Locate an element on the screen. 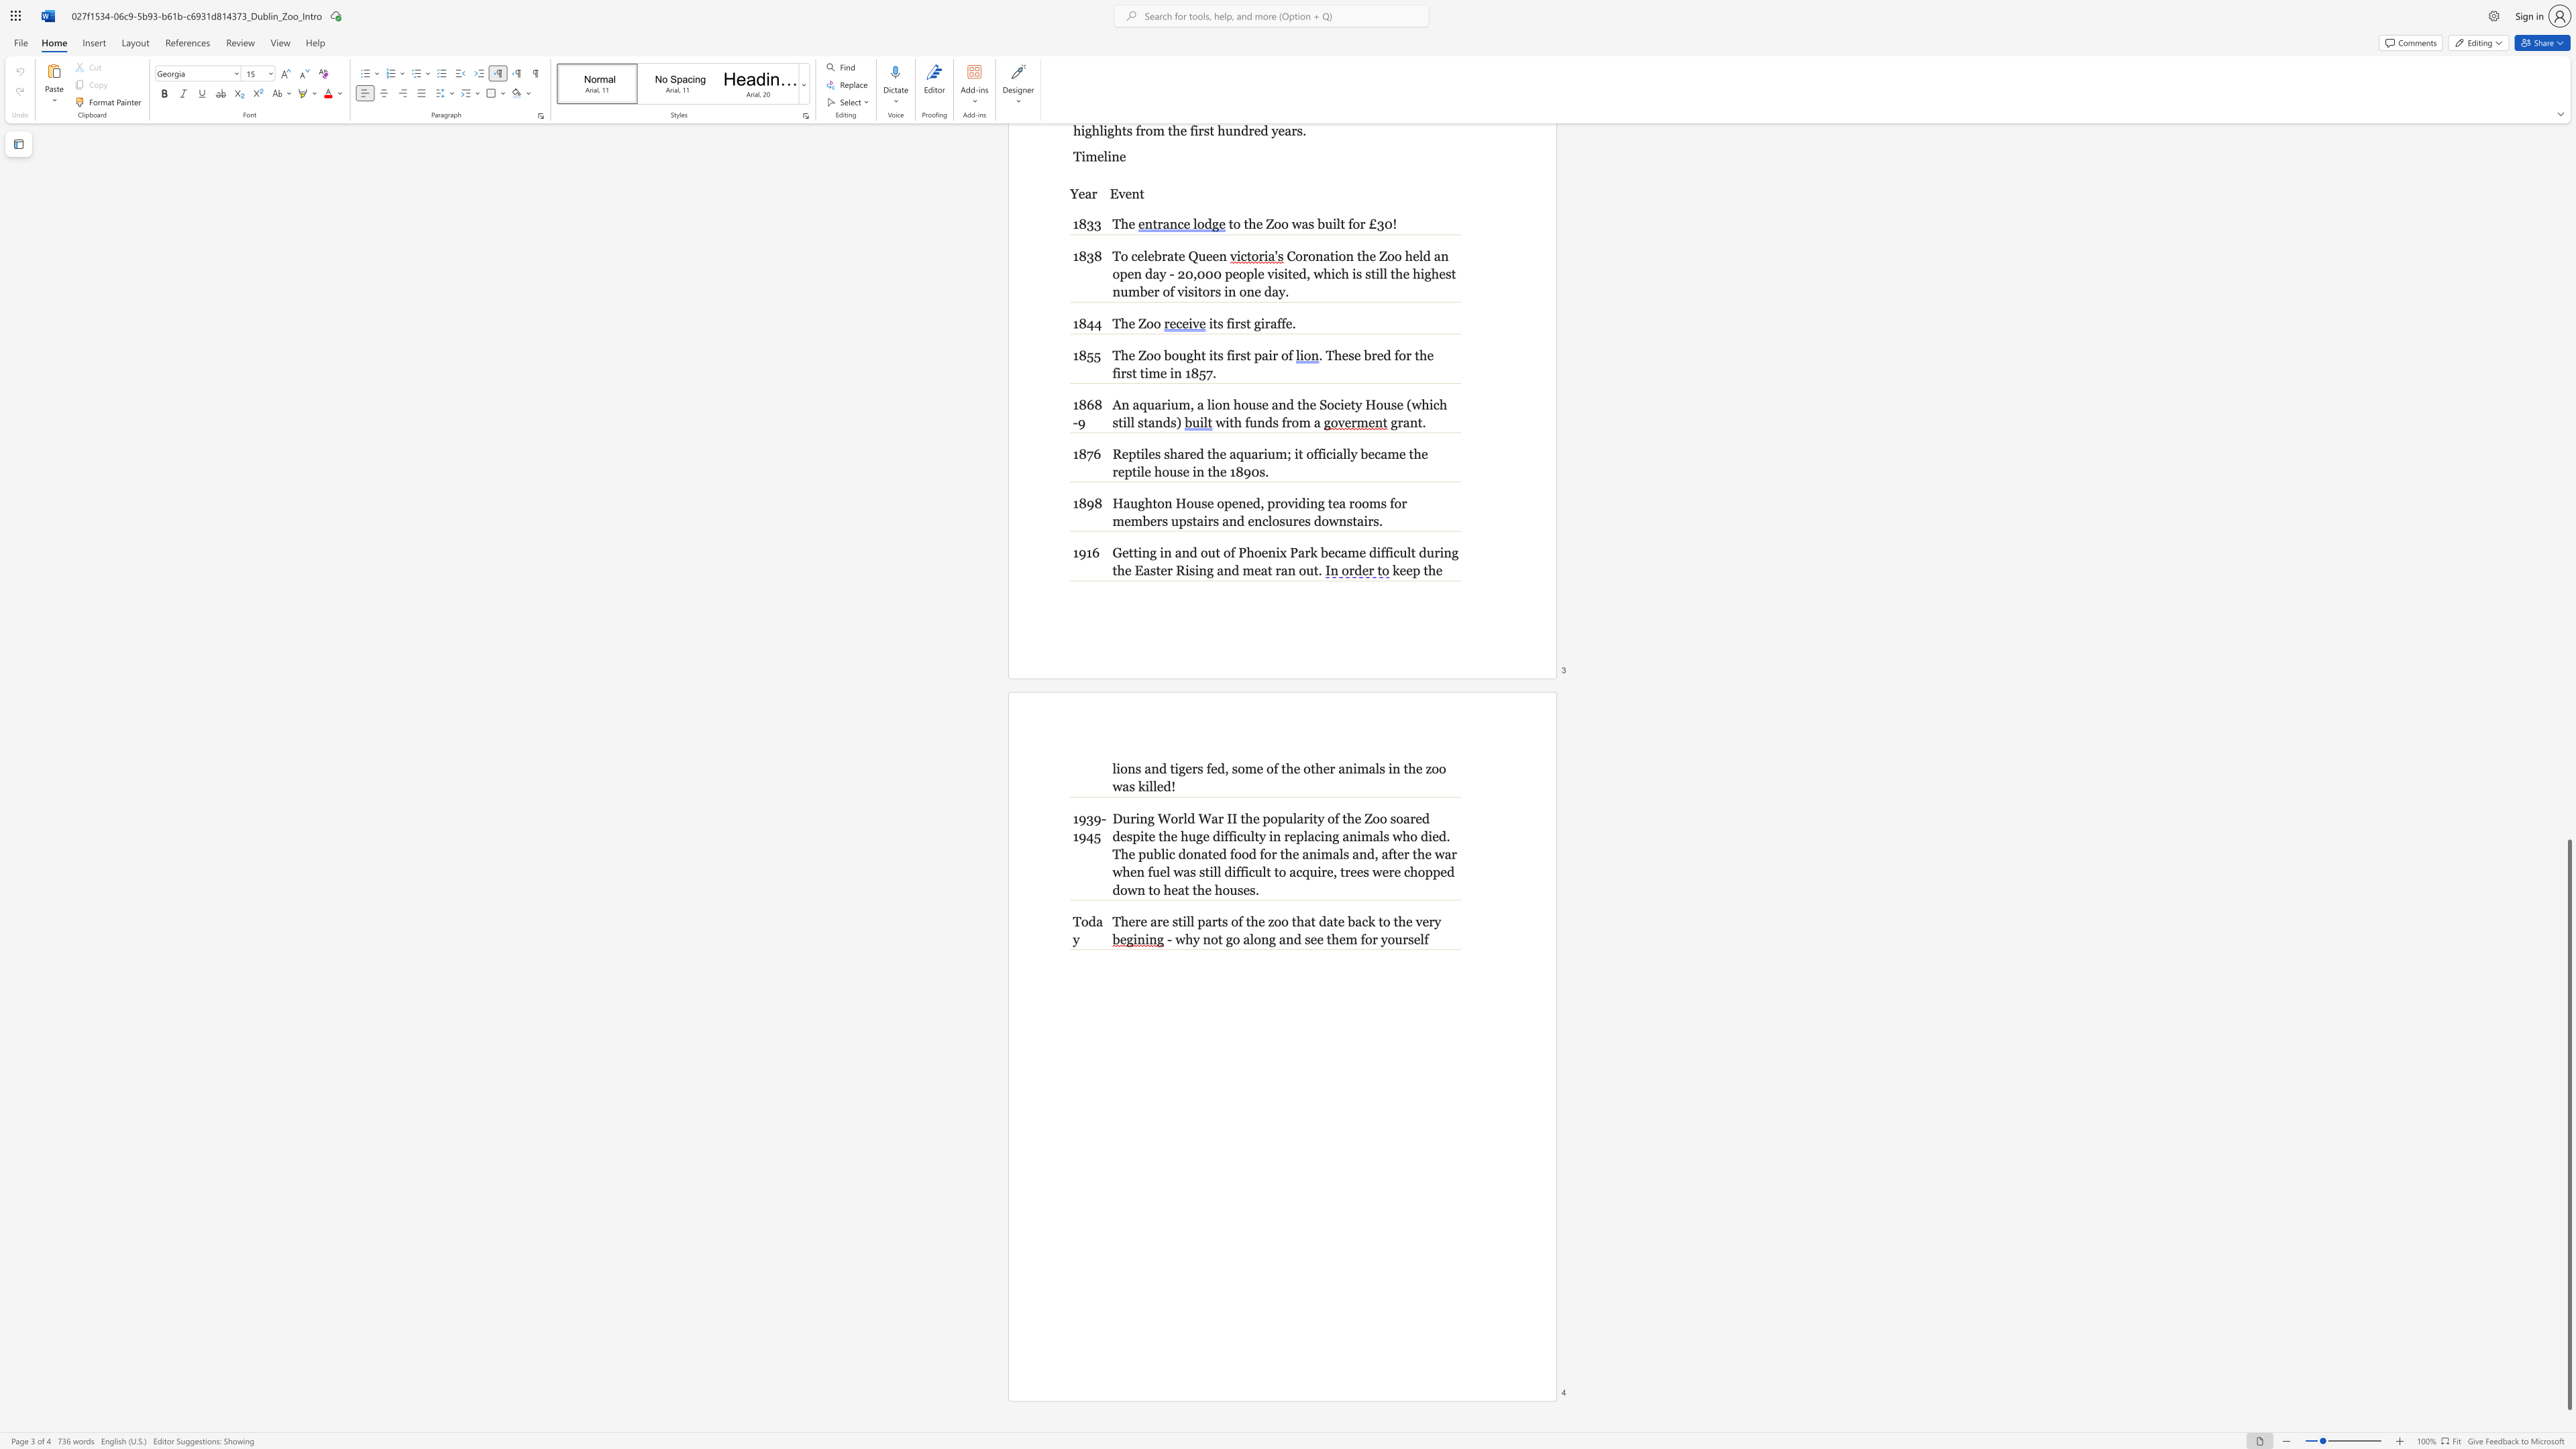  the subset text "pularity of the Zoo soared d" within the text "During World War II the popularity of the Zoo soared despite the huge difficulty in replacing animals who died. The public donated" is located at coordinates (1276, 817).